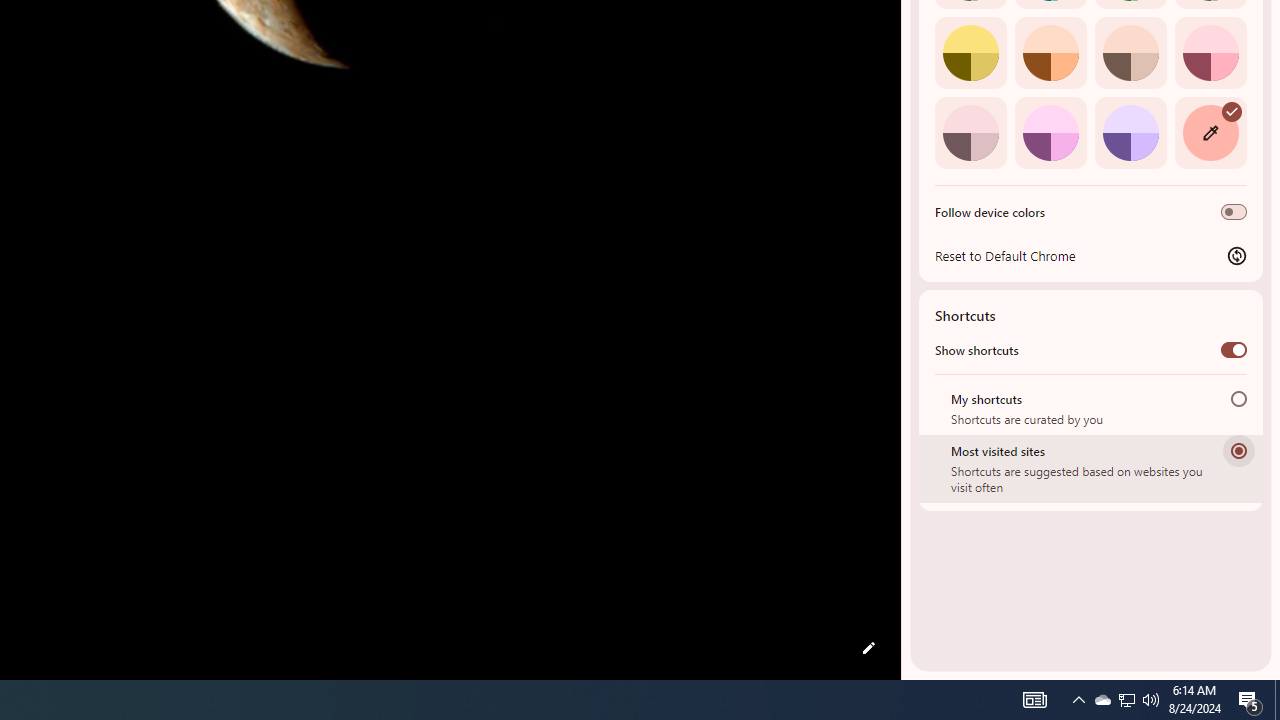 This screenshot has height=720, width=1280. What do you see at coordinates (1209, 51) in the screenshot?
I see `'Rose'` at bounding box center [1209, 51].